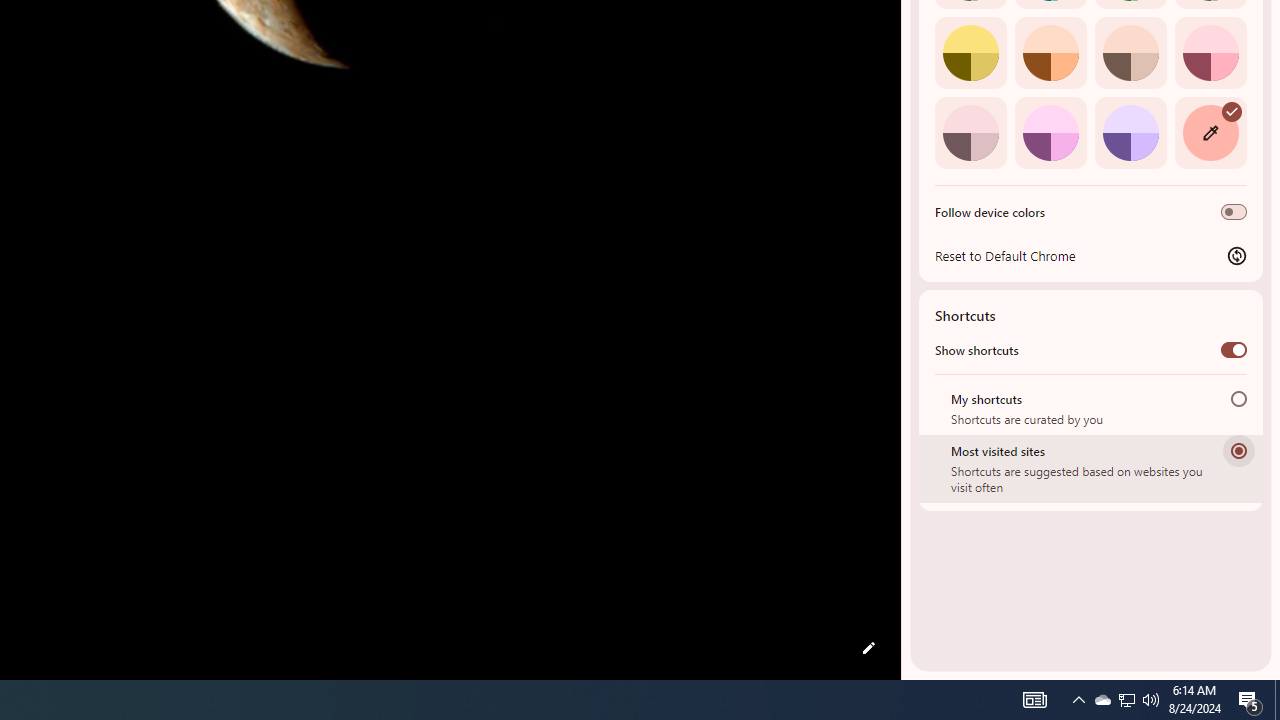 This screenshot has height=720, width=1280. What do you see at coordinates (1209, 51) in the screenshot?
I see `'Rose'` at bounding box center [1209, 51].